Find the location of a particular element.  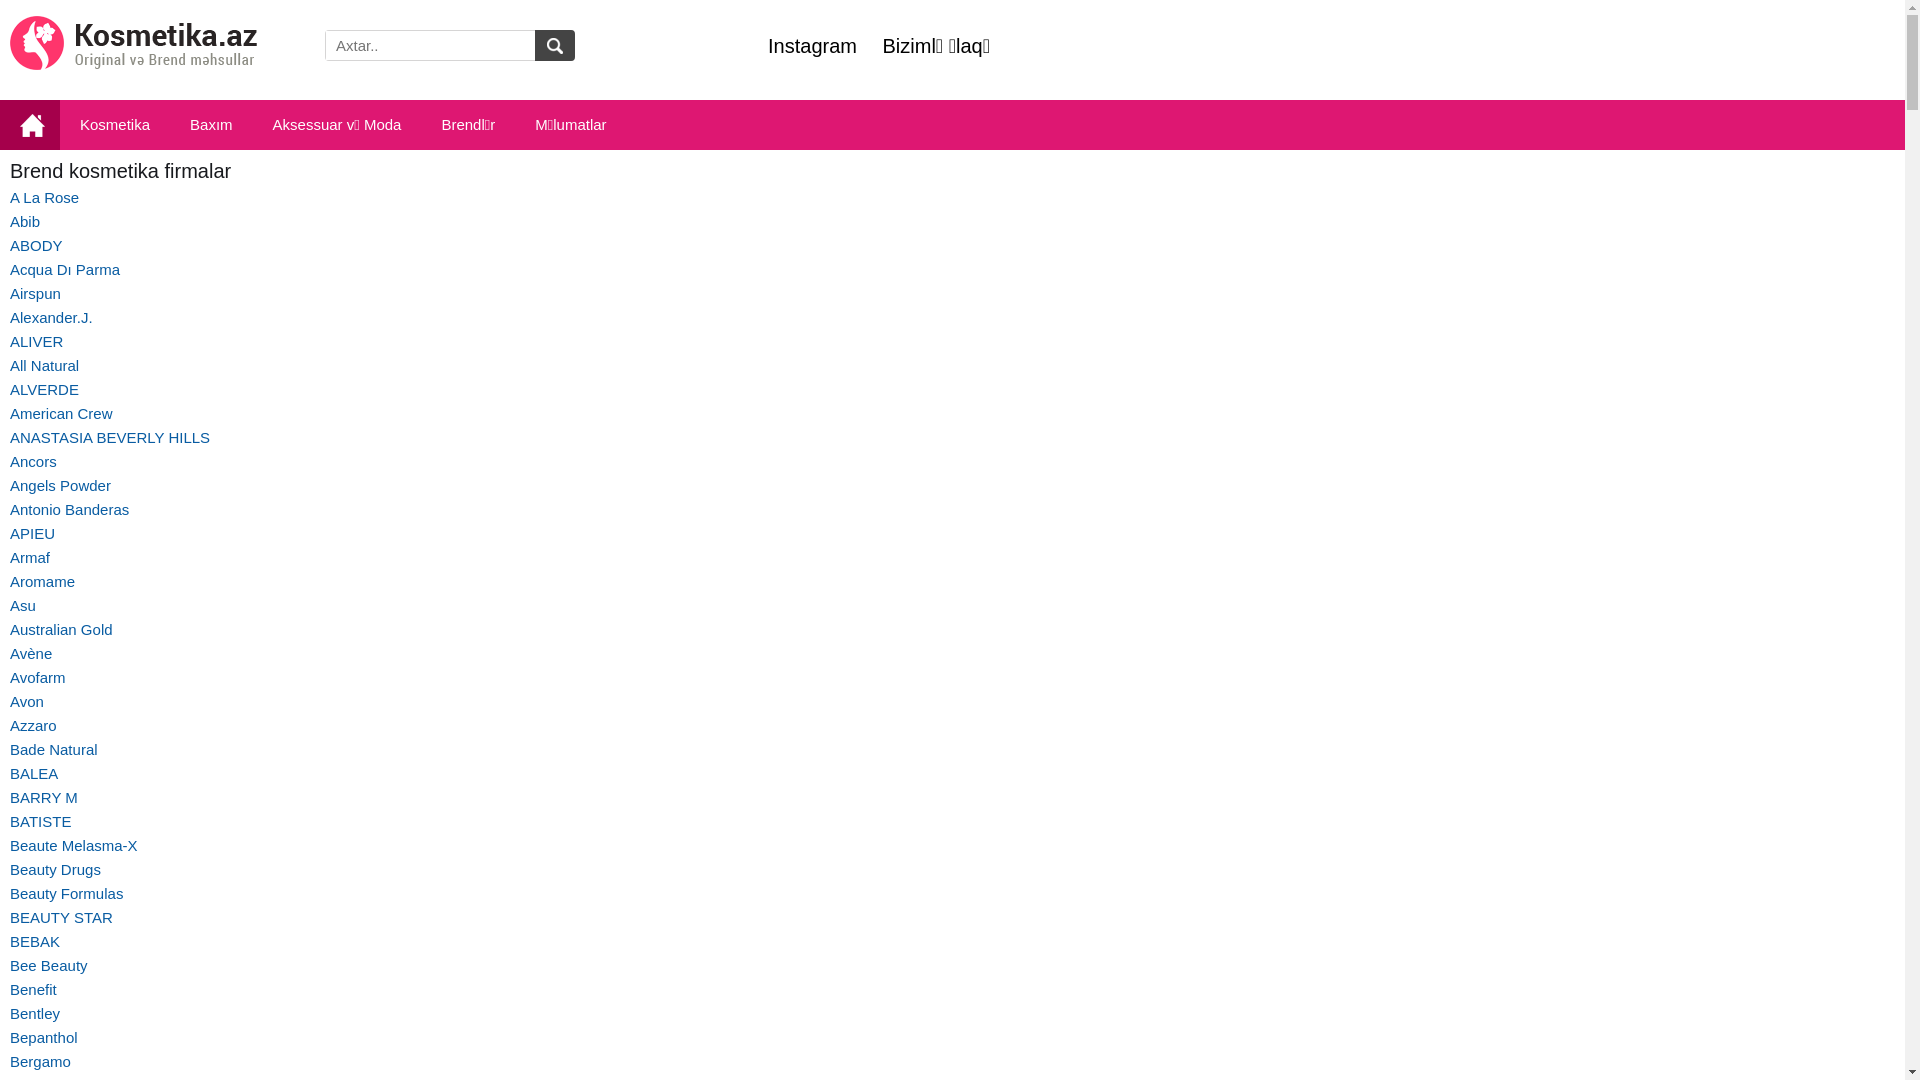

'APIEU' is located at coordinates (32, 532).